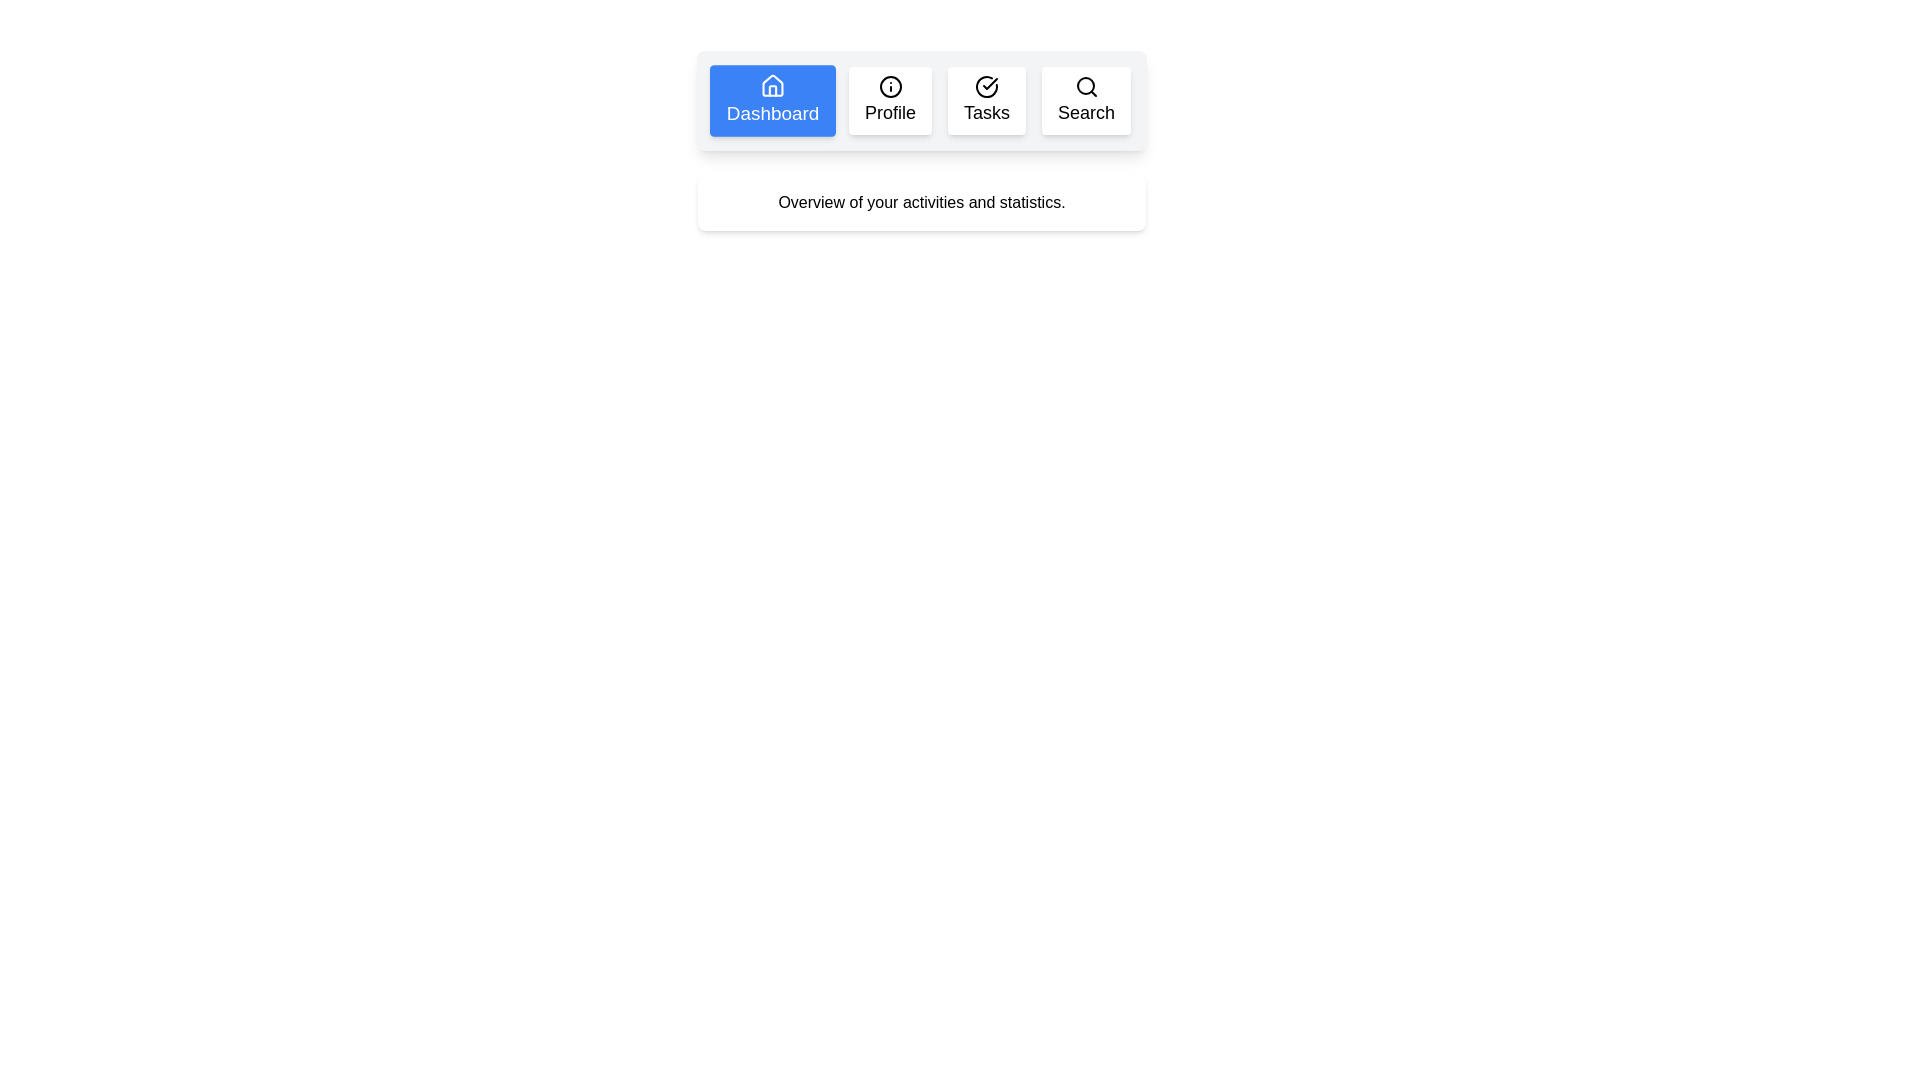 The image size is (1920, 1080). I want to click on the tab labeled Dashboard, so click(771, 100).